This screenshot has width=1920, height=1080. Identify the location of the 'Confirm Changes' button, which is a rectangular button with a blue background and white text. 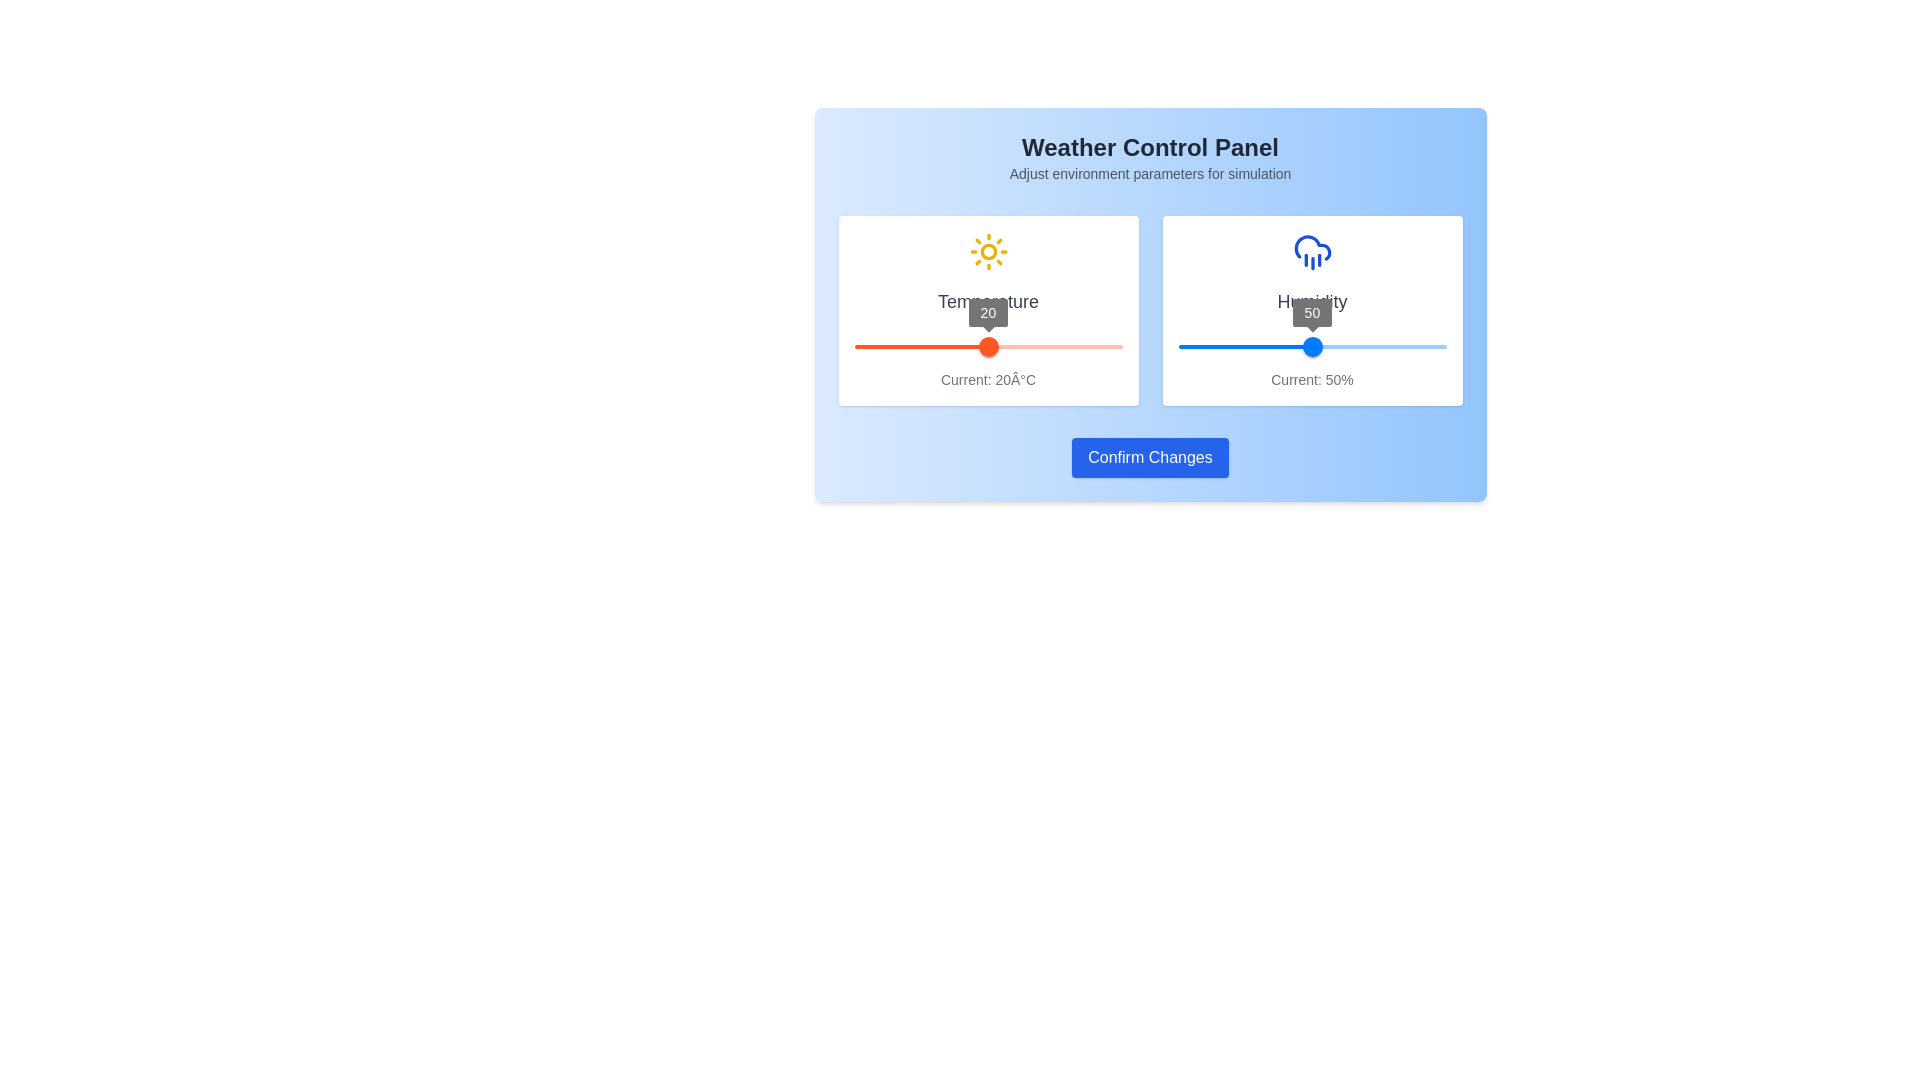
(1150, 458).